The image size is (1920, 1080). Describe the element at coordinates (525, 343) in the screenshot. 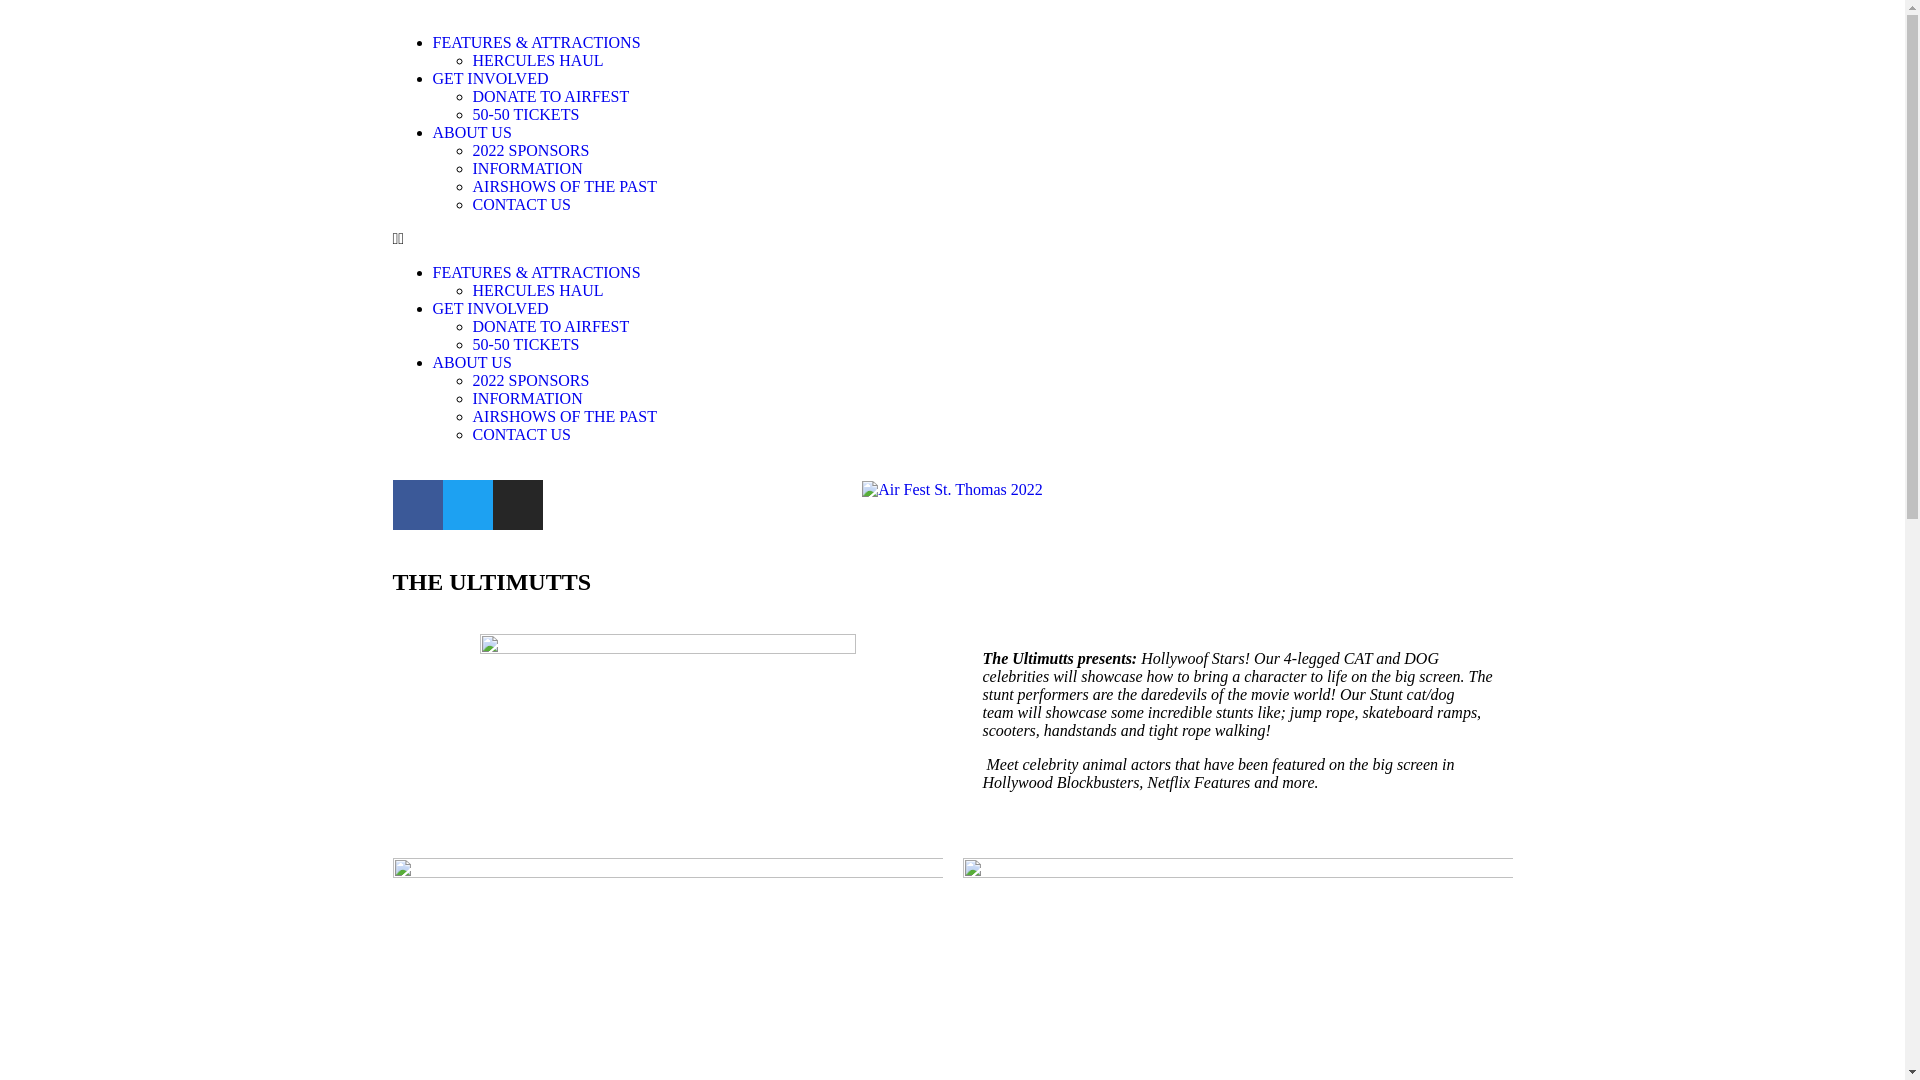

I see `'50-50 TICKETS'` at that location.